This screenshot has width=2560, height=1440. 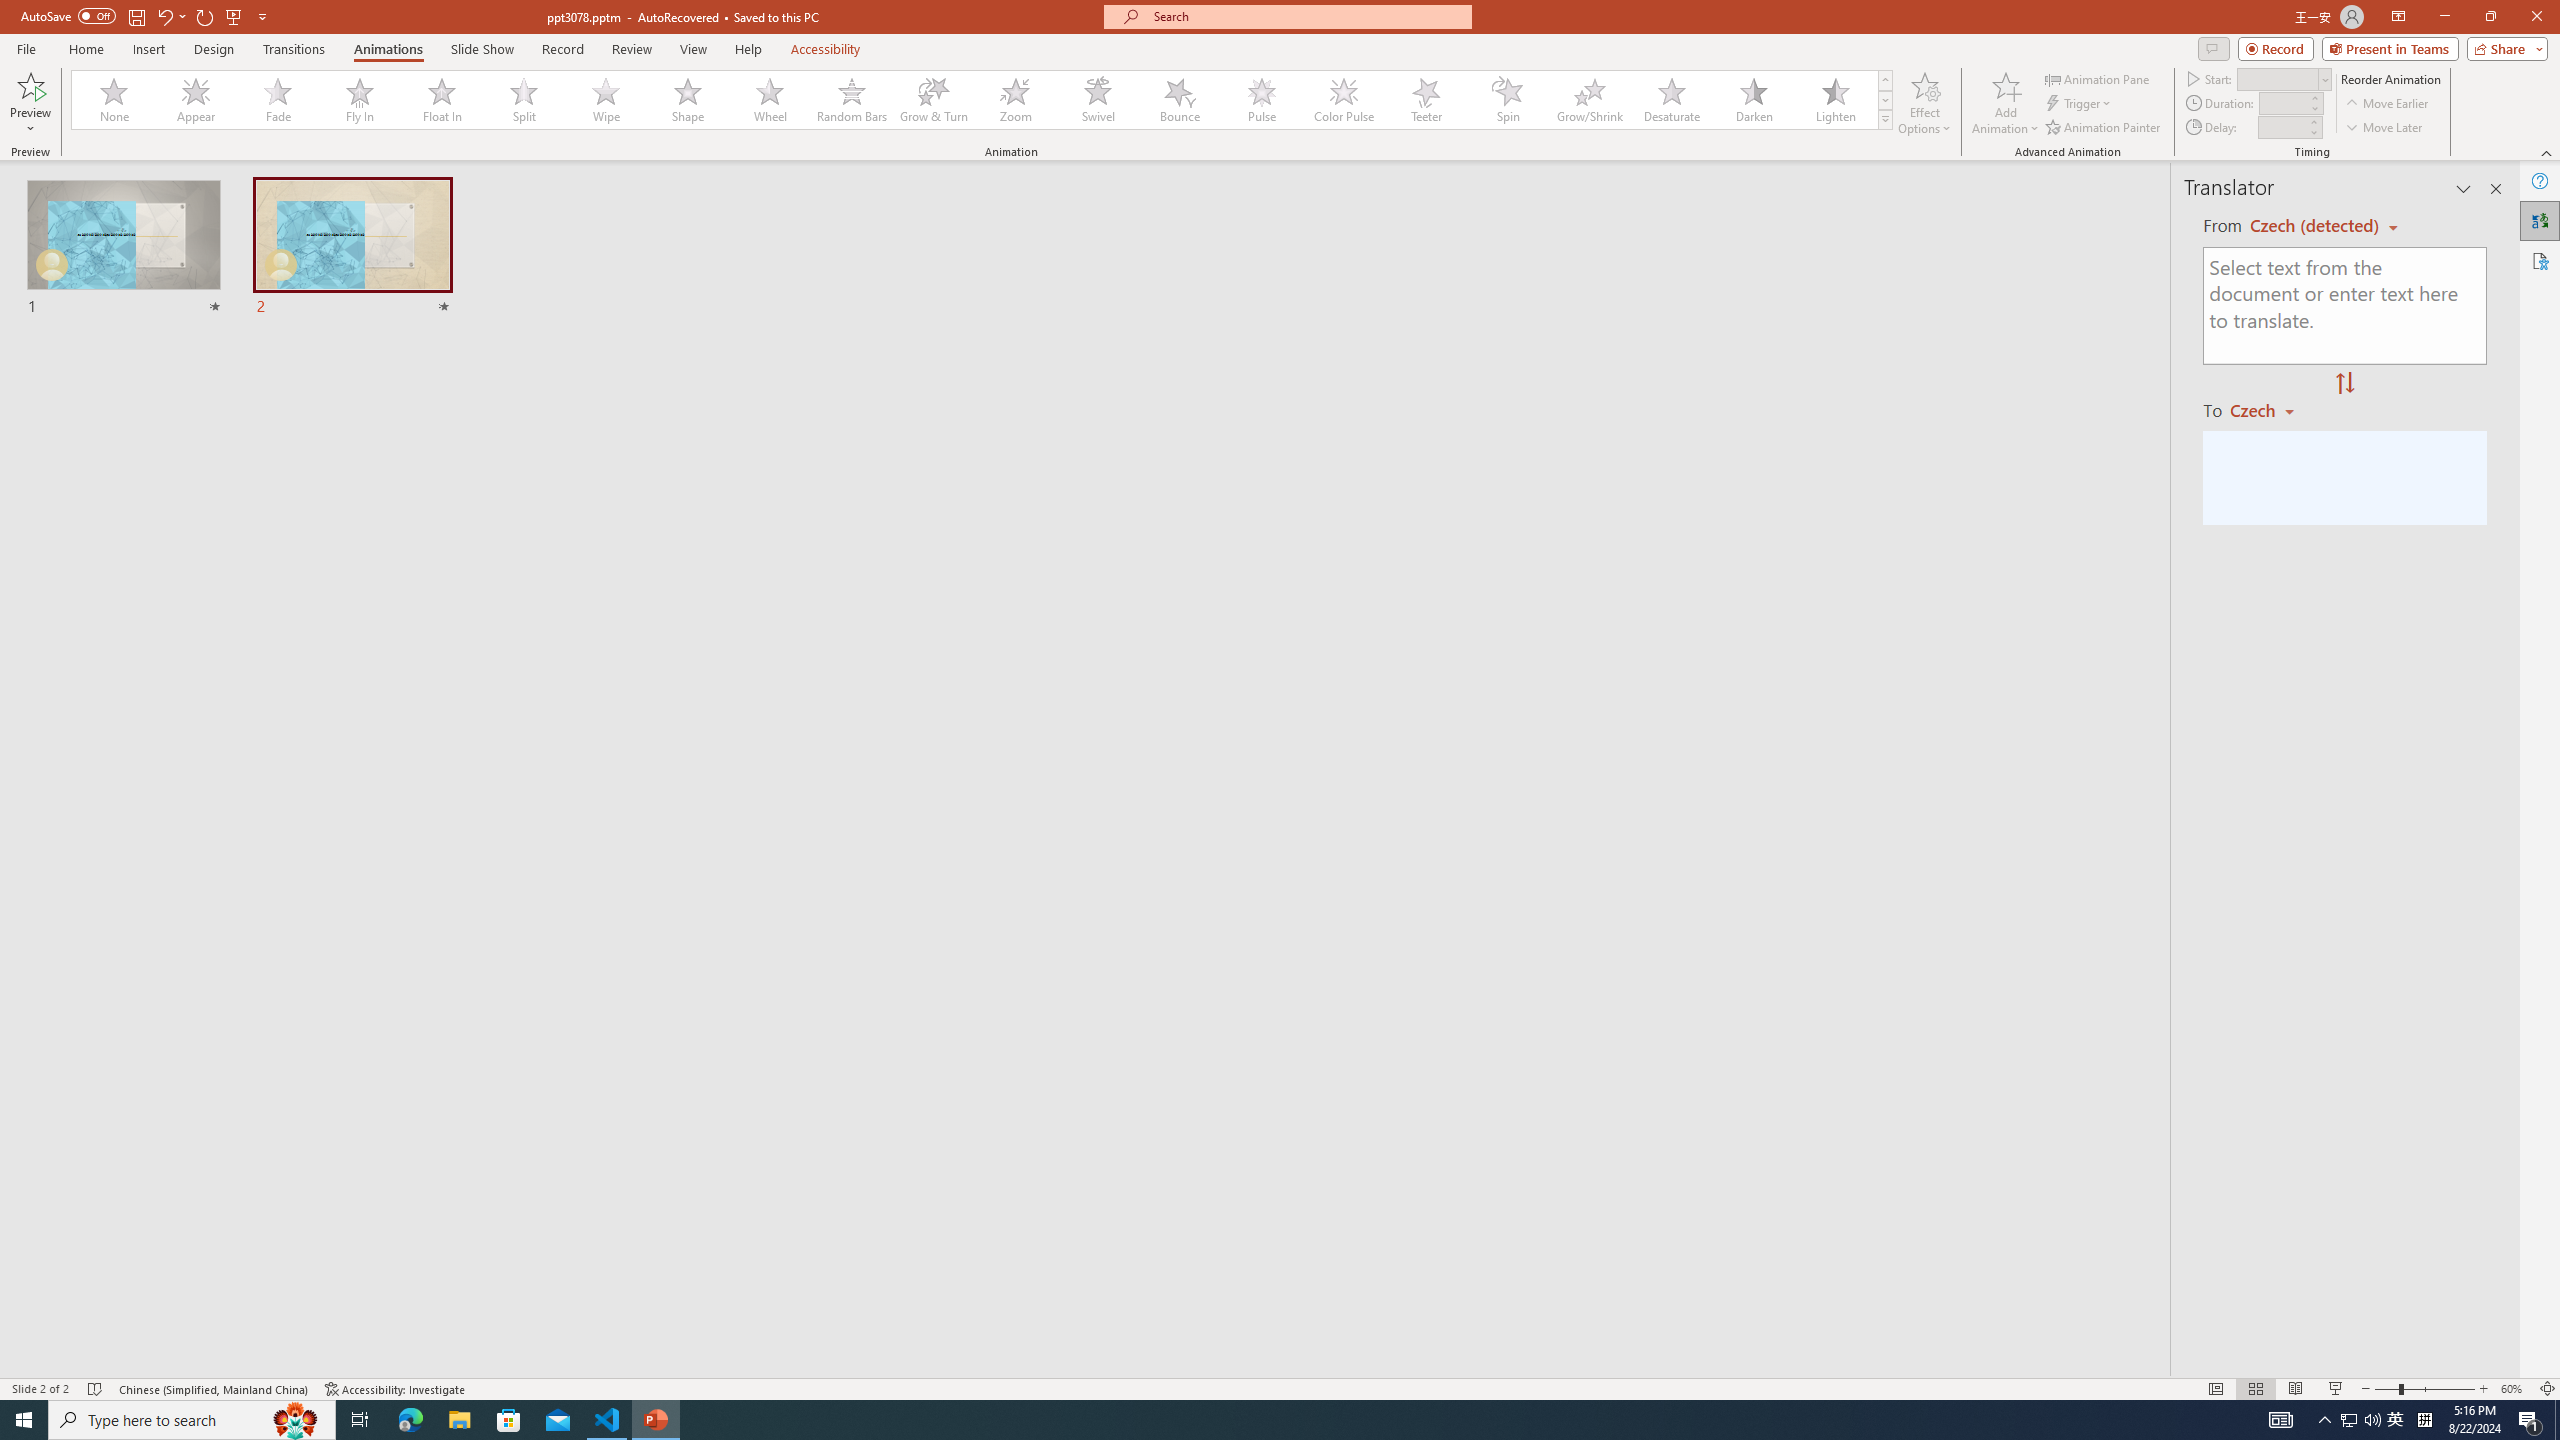 I want to click on 'None', so click(x=114, y=99).